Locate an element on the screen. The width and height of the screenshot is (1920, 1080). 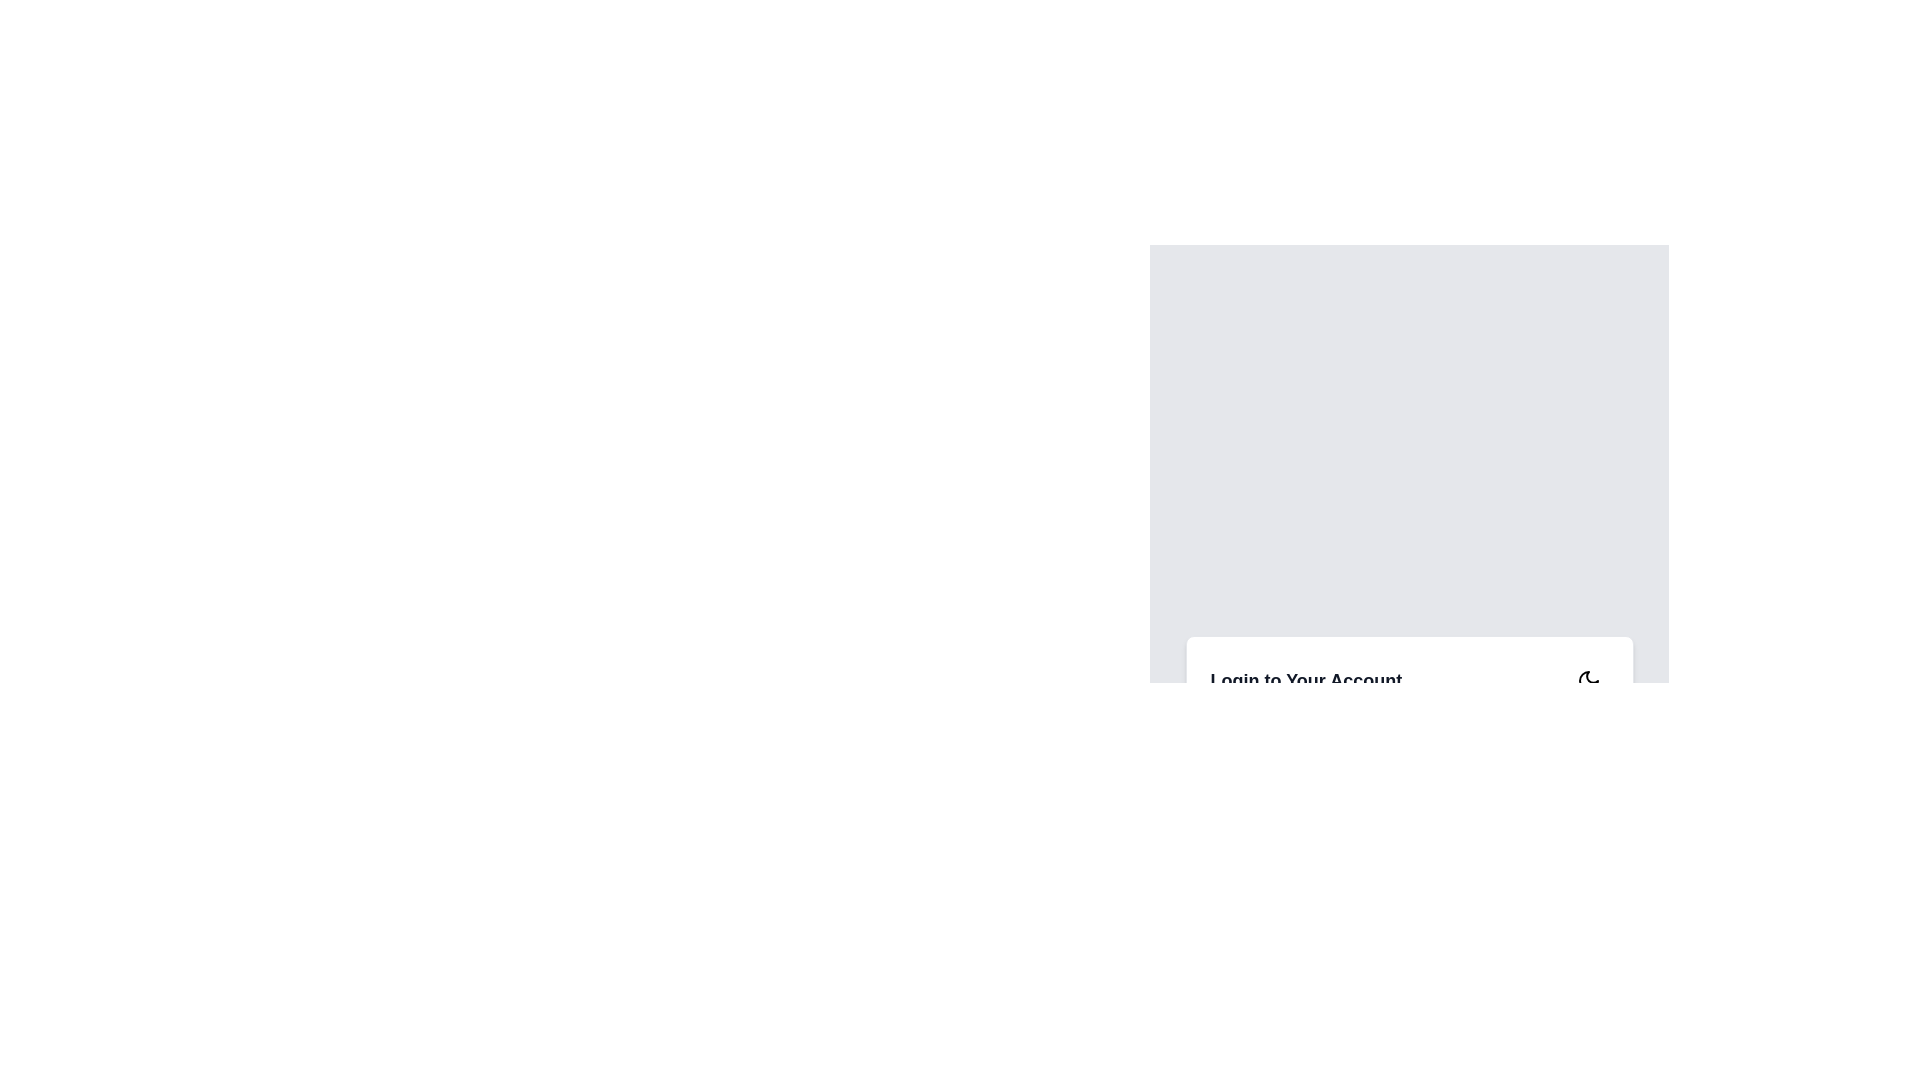
the moon-shaped icon near the 'Login to Your Account' text is located at coordinates (1587, 680).